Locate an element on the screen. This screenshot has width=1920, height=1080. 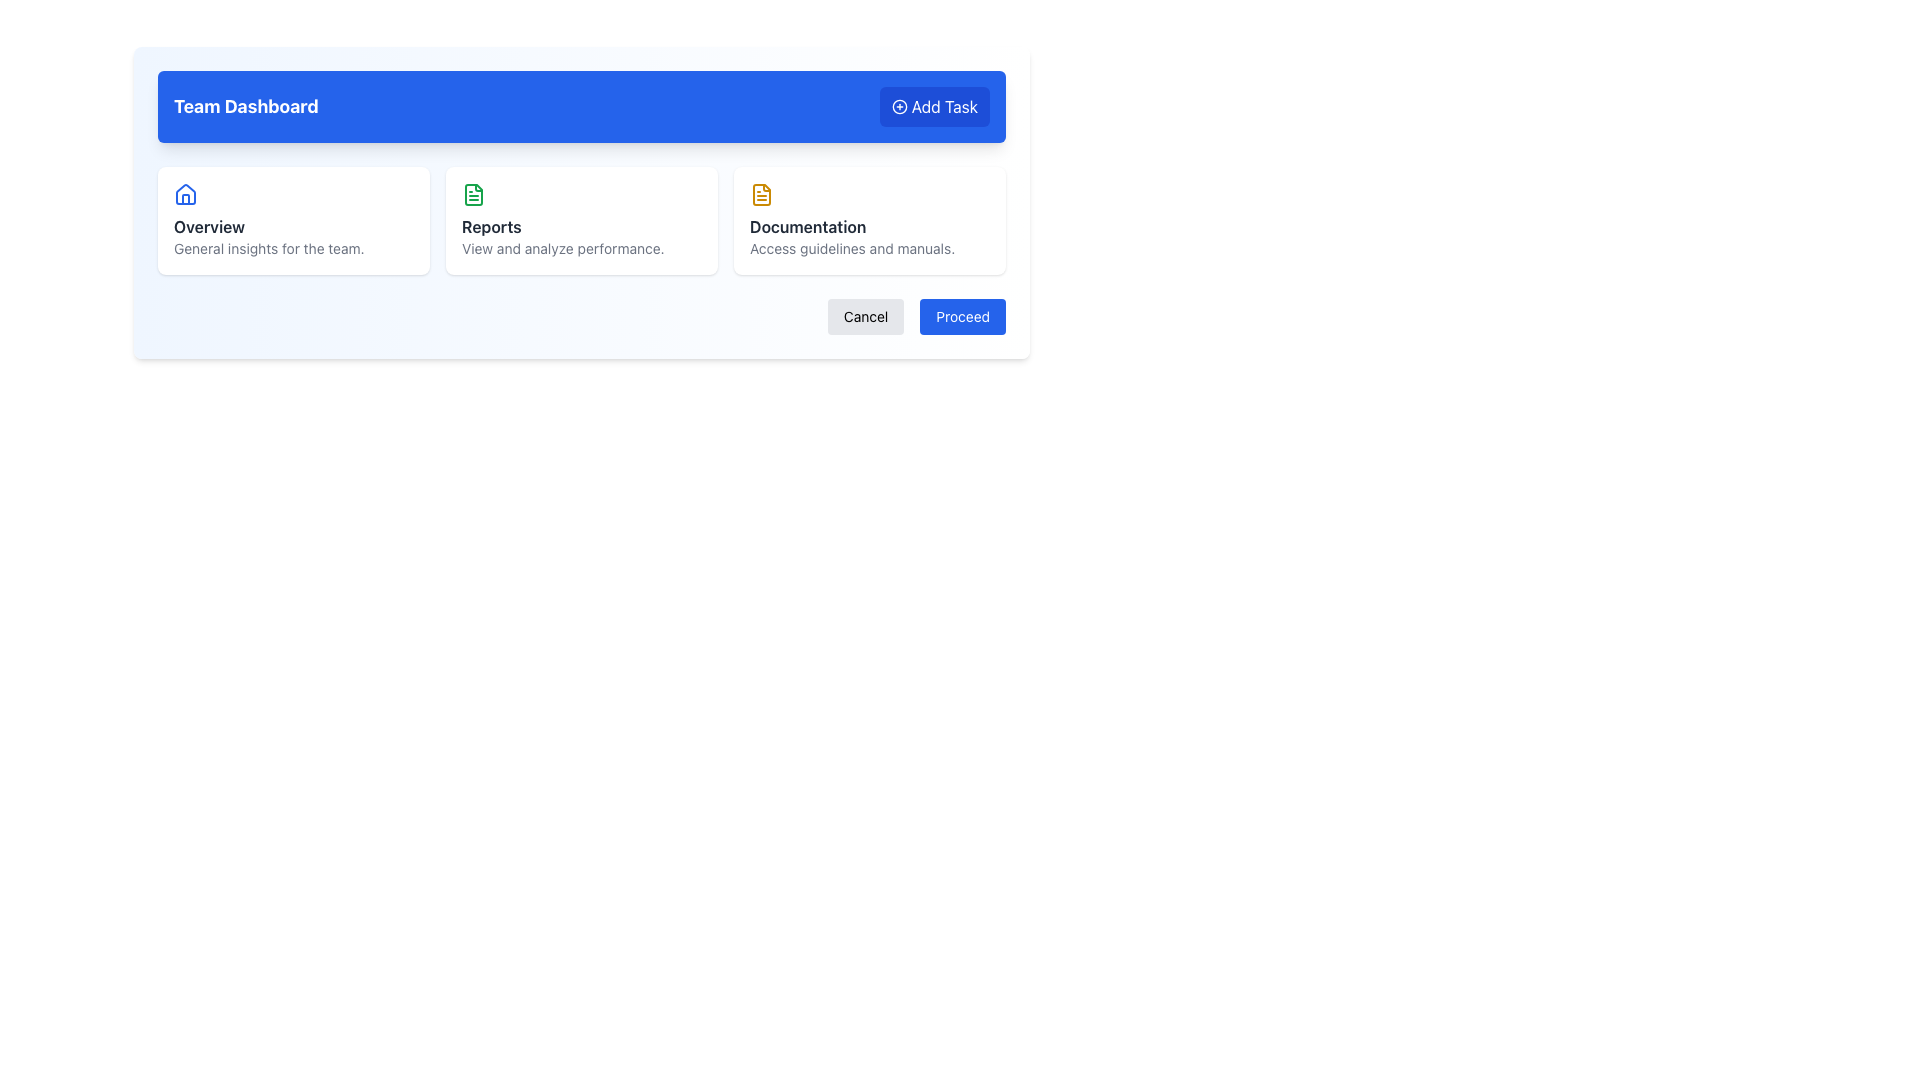
the call-to-action button located at the bottom right corner of the layout, which is the second button from the left in a horizontal grouping, to initiate an action is located at coordinates (963, 315).